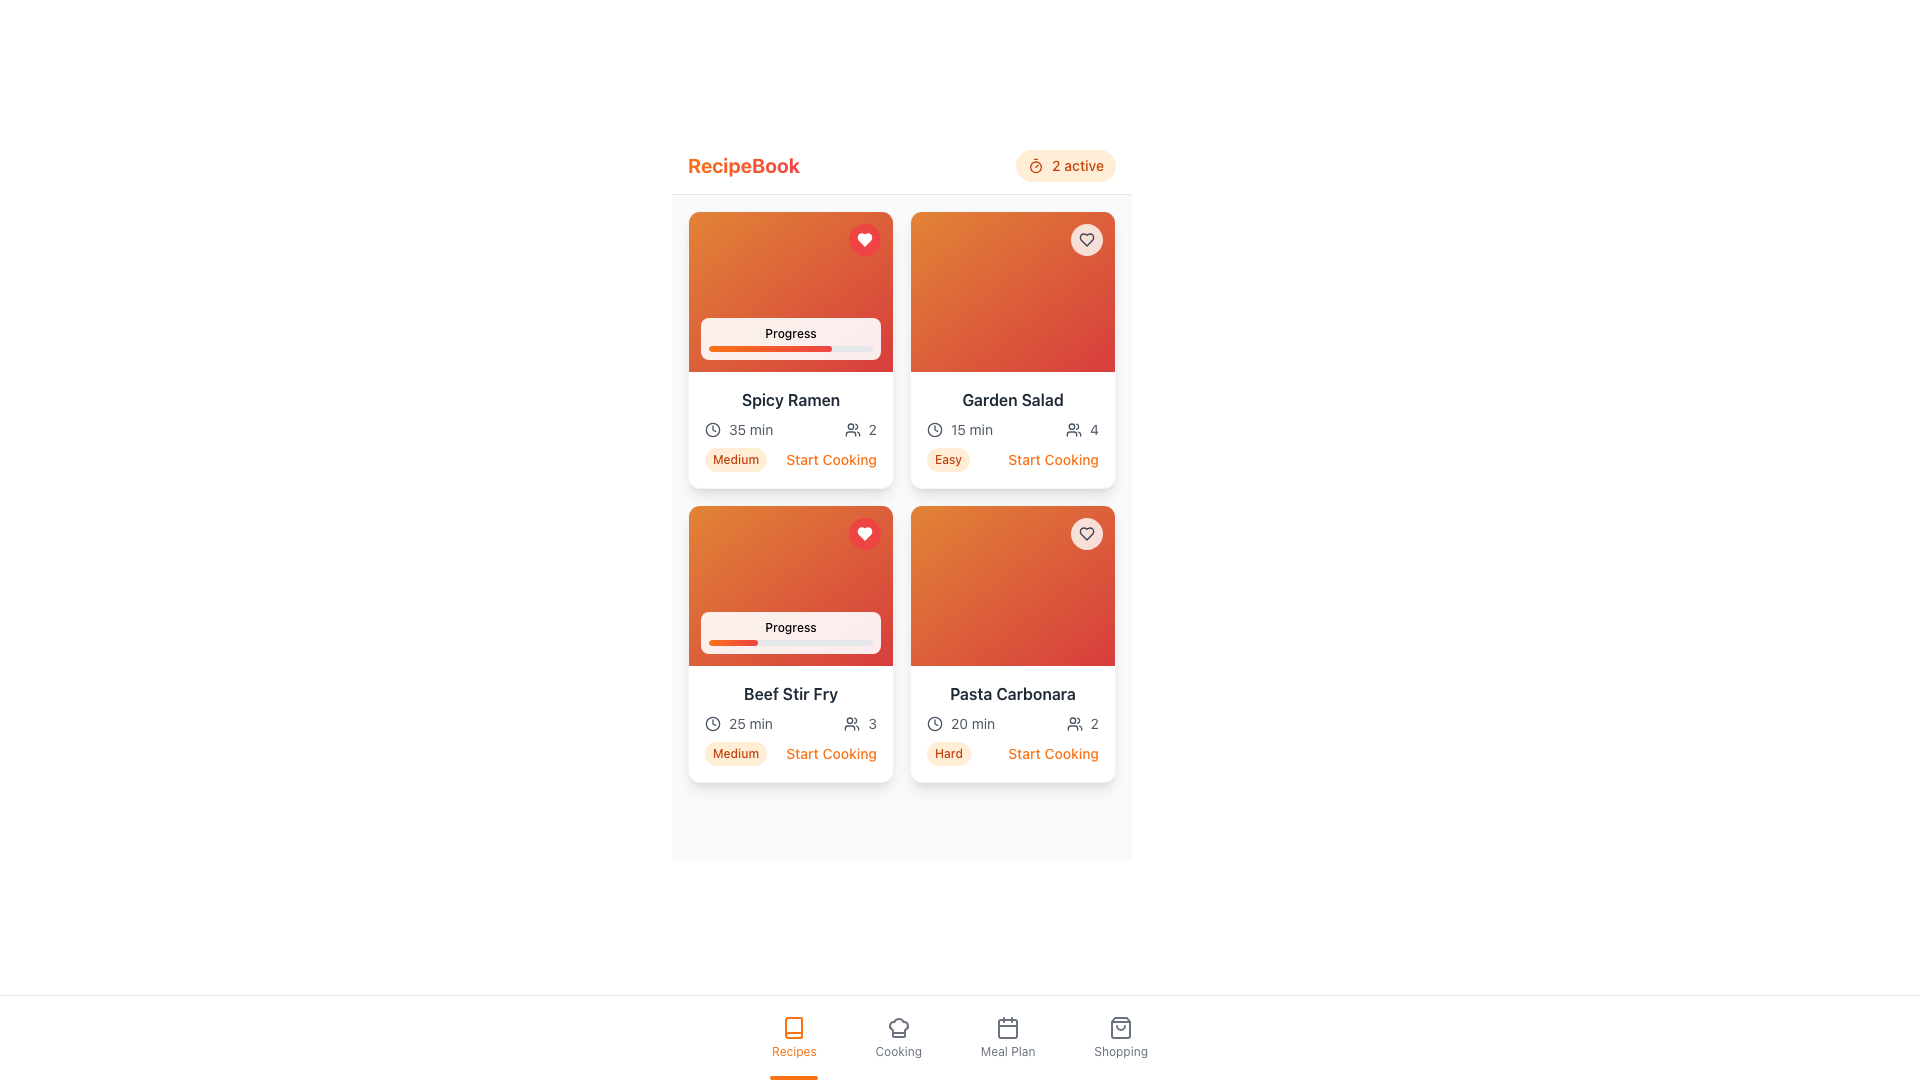  I want to click on the small, rectangular badge labeled 'Hard' with bold orange text, located at the bottom-left of the 'Pasta Carbonara' card, directly to the left of the 'Start Cooking' text link, so click(948, 753).